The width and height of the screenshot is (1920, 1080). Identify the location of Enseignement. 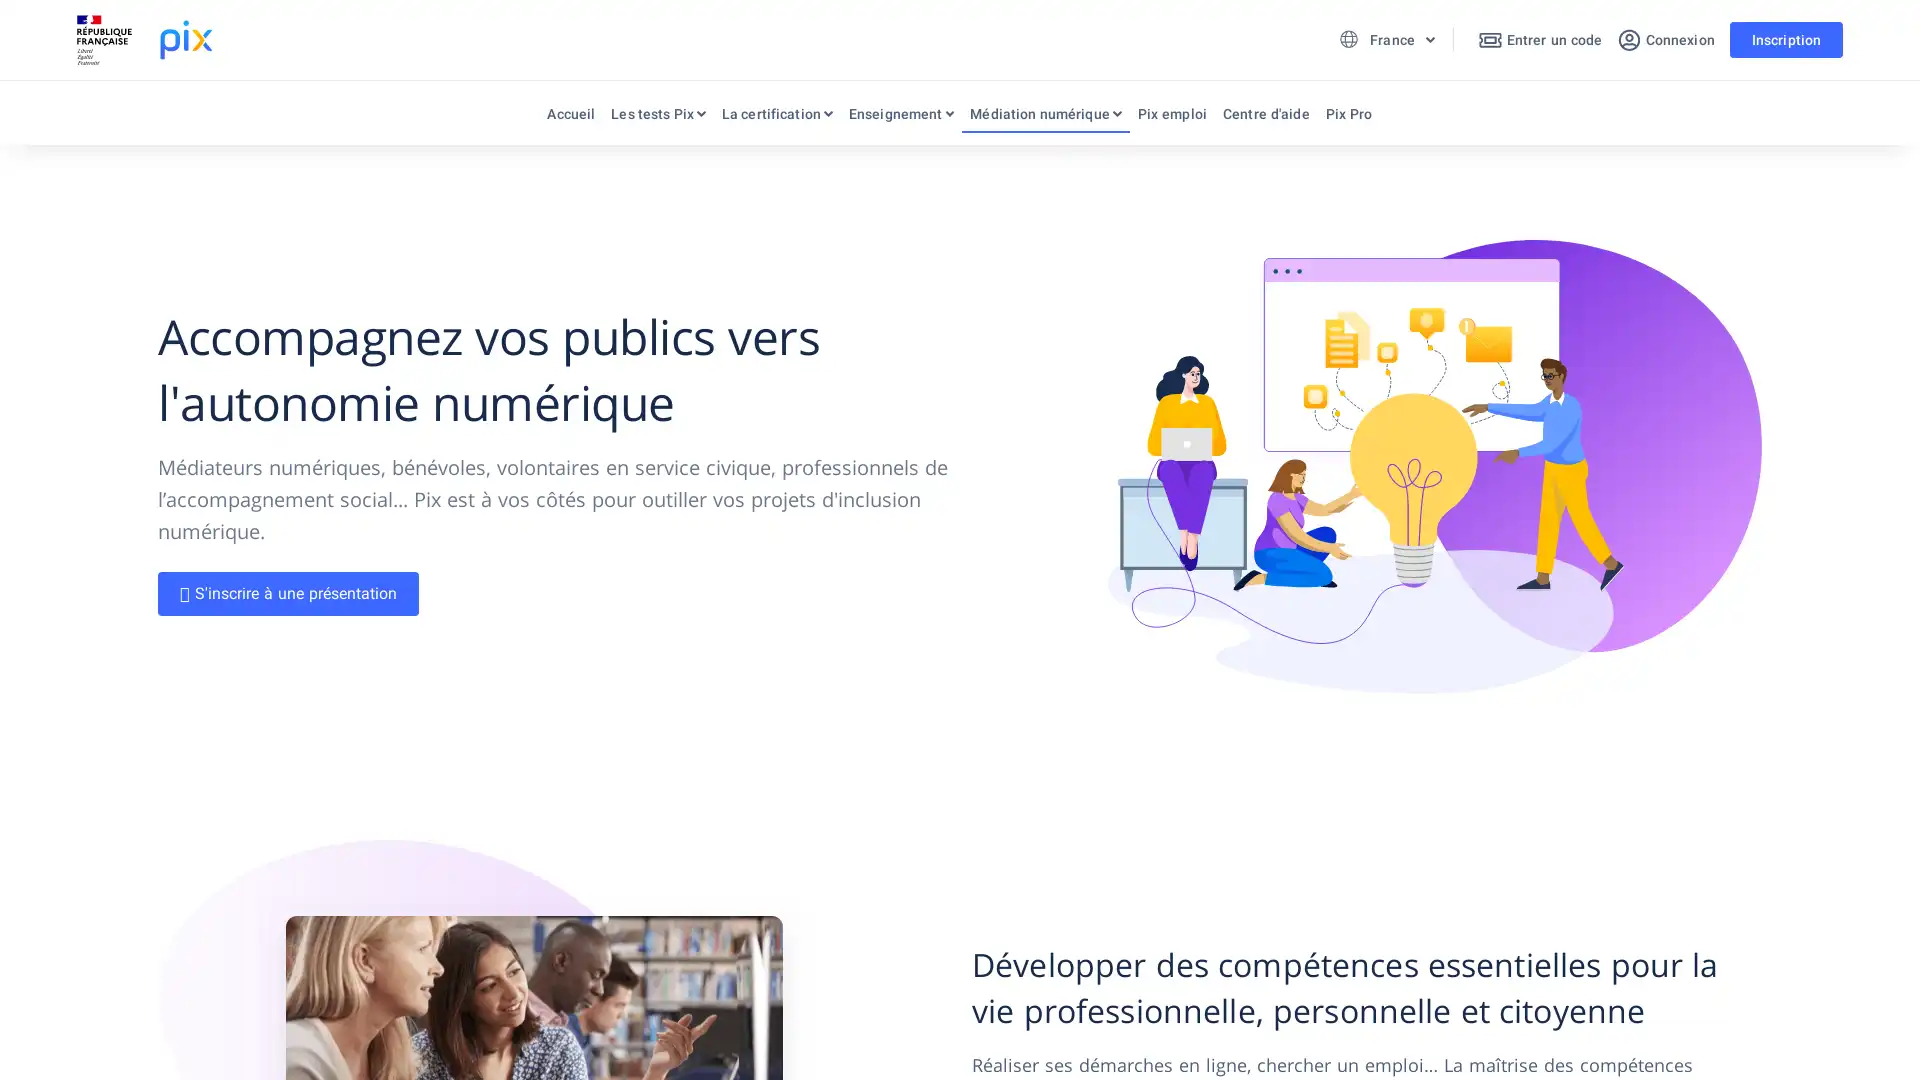
(900, 118).